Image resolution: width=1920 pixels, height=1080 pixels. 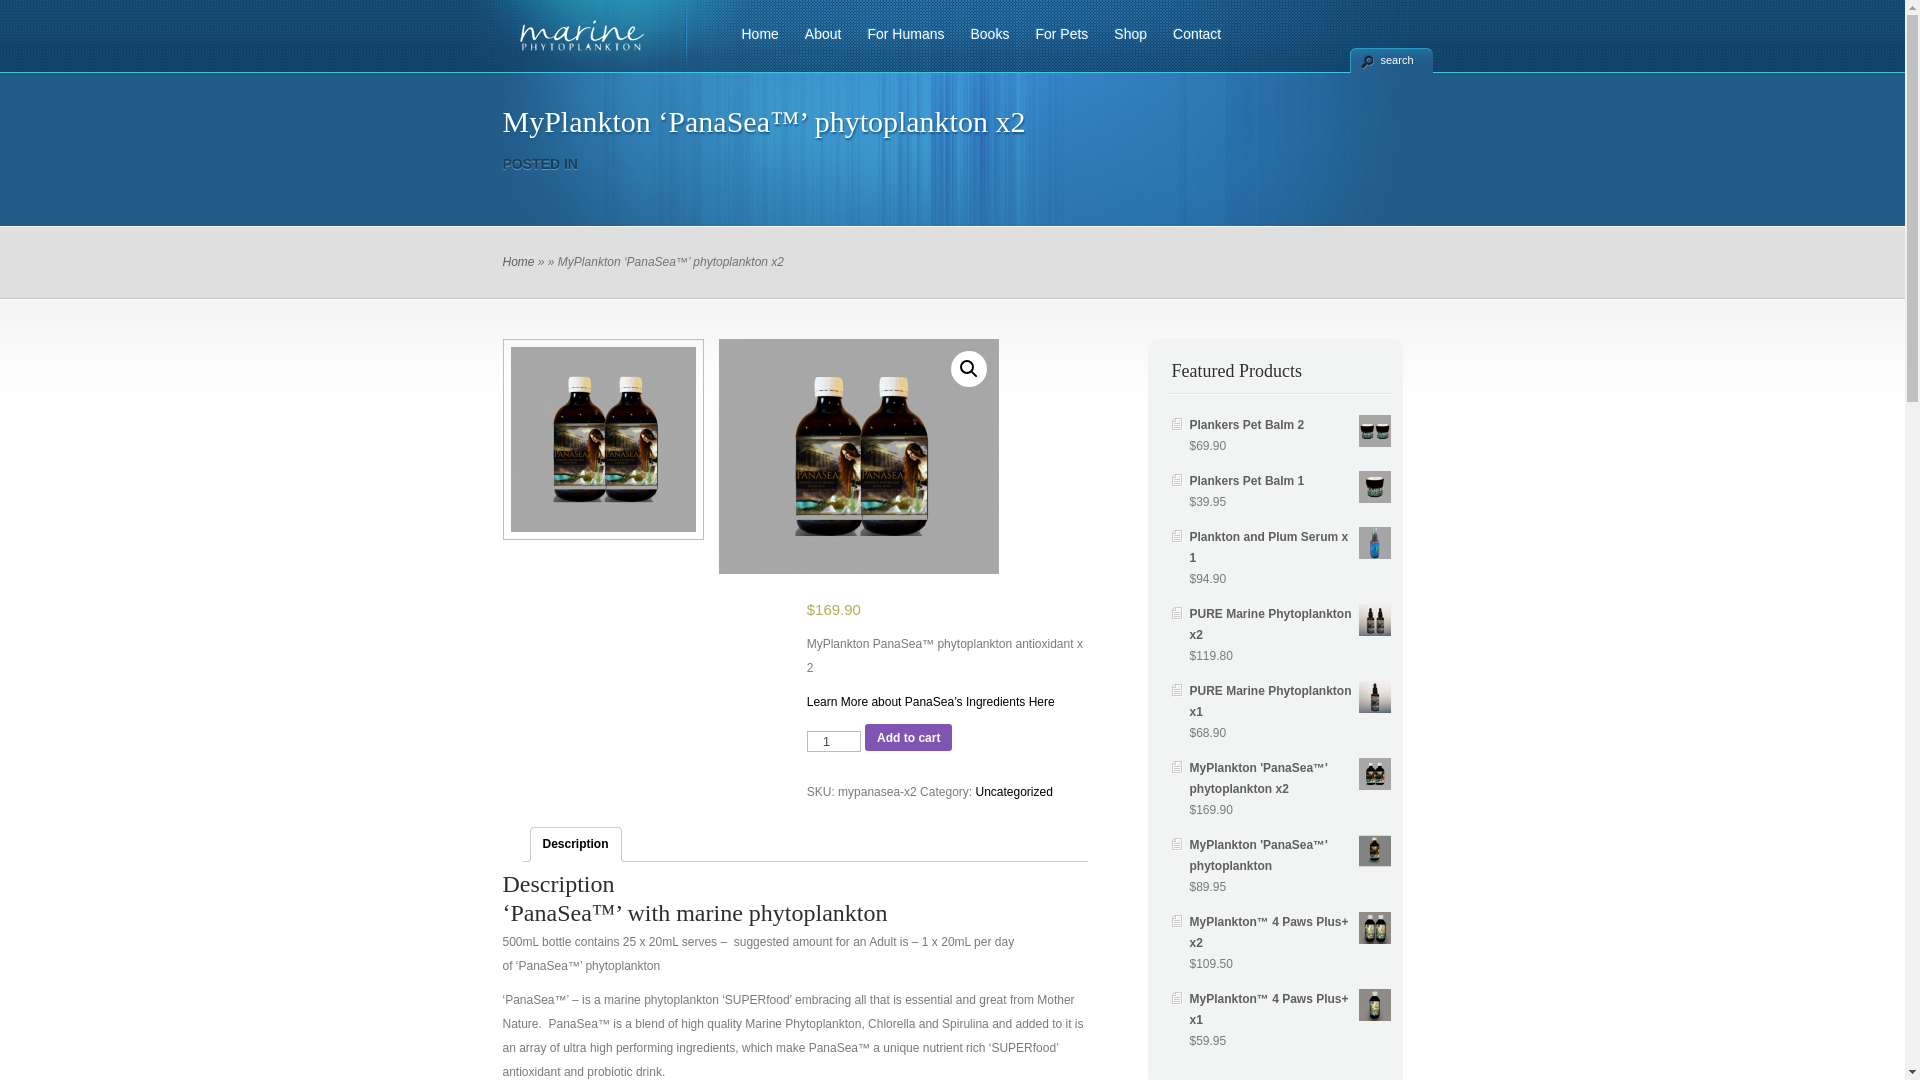 What do you see at coordinates (1123, 45) in the screenshot?
I see `'Shop'` at bounding box center [1123, 45].